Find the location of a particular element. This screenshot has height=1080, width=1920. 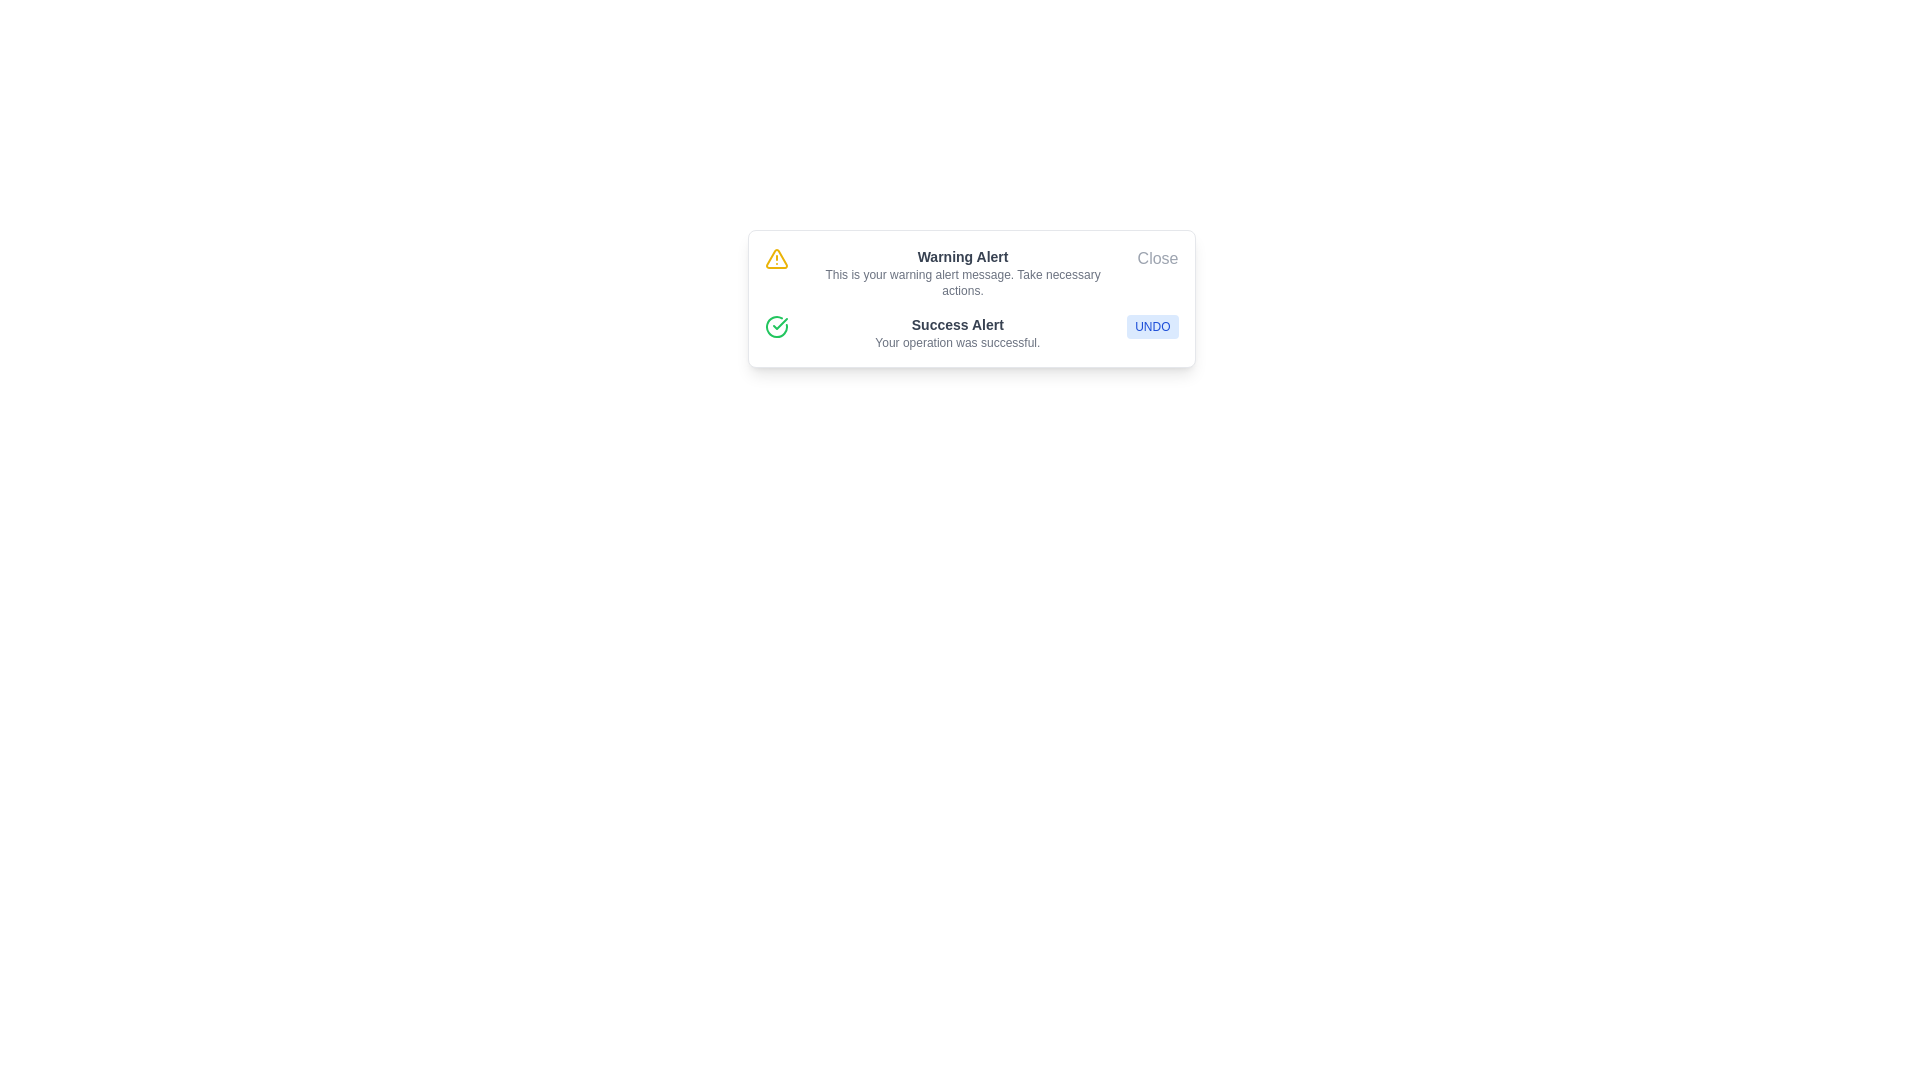

the warning icon located in the alert section, which conveys a cautionary message to the user is located at coordinates (775, 257).